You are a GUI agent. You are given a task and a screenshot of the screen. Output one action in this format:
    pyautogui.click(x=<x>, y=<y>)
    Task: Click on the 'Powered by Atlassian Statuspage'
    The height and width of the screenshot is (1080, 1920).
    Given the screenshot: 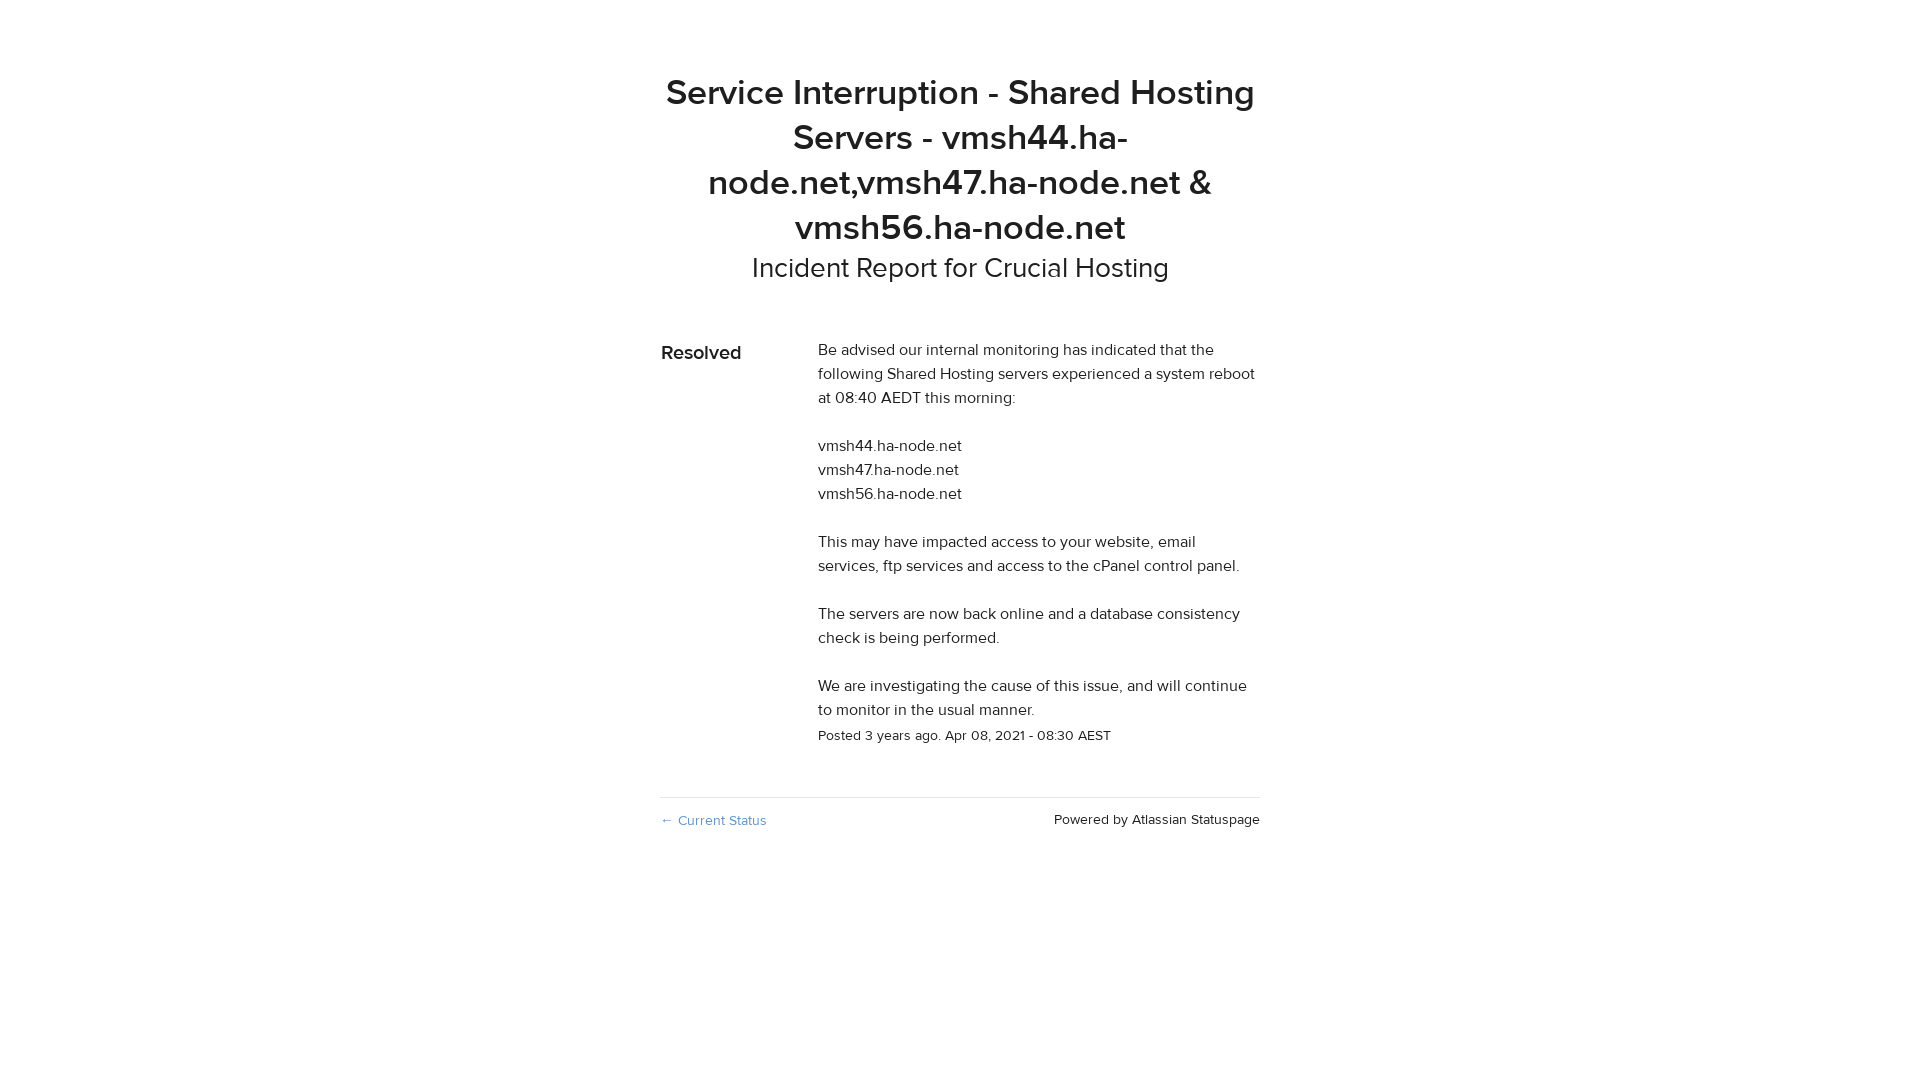 What is the action you would take?
    pyautogui.click(x=1156, y=820)
    